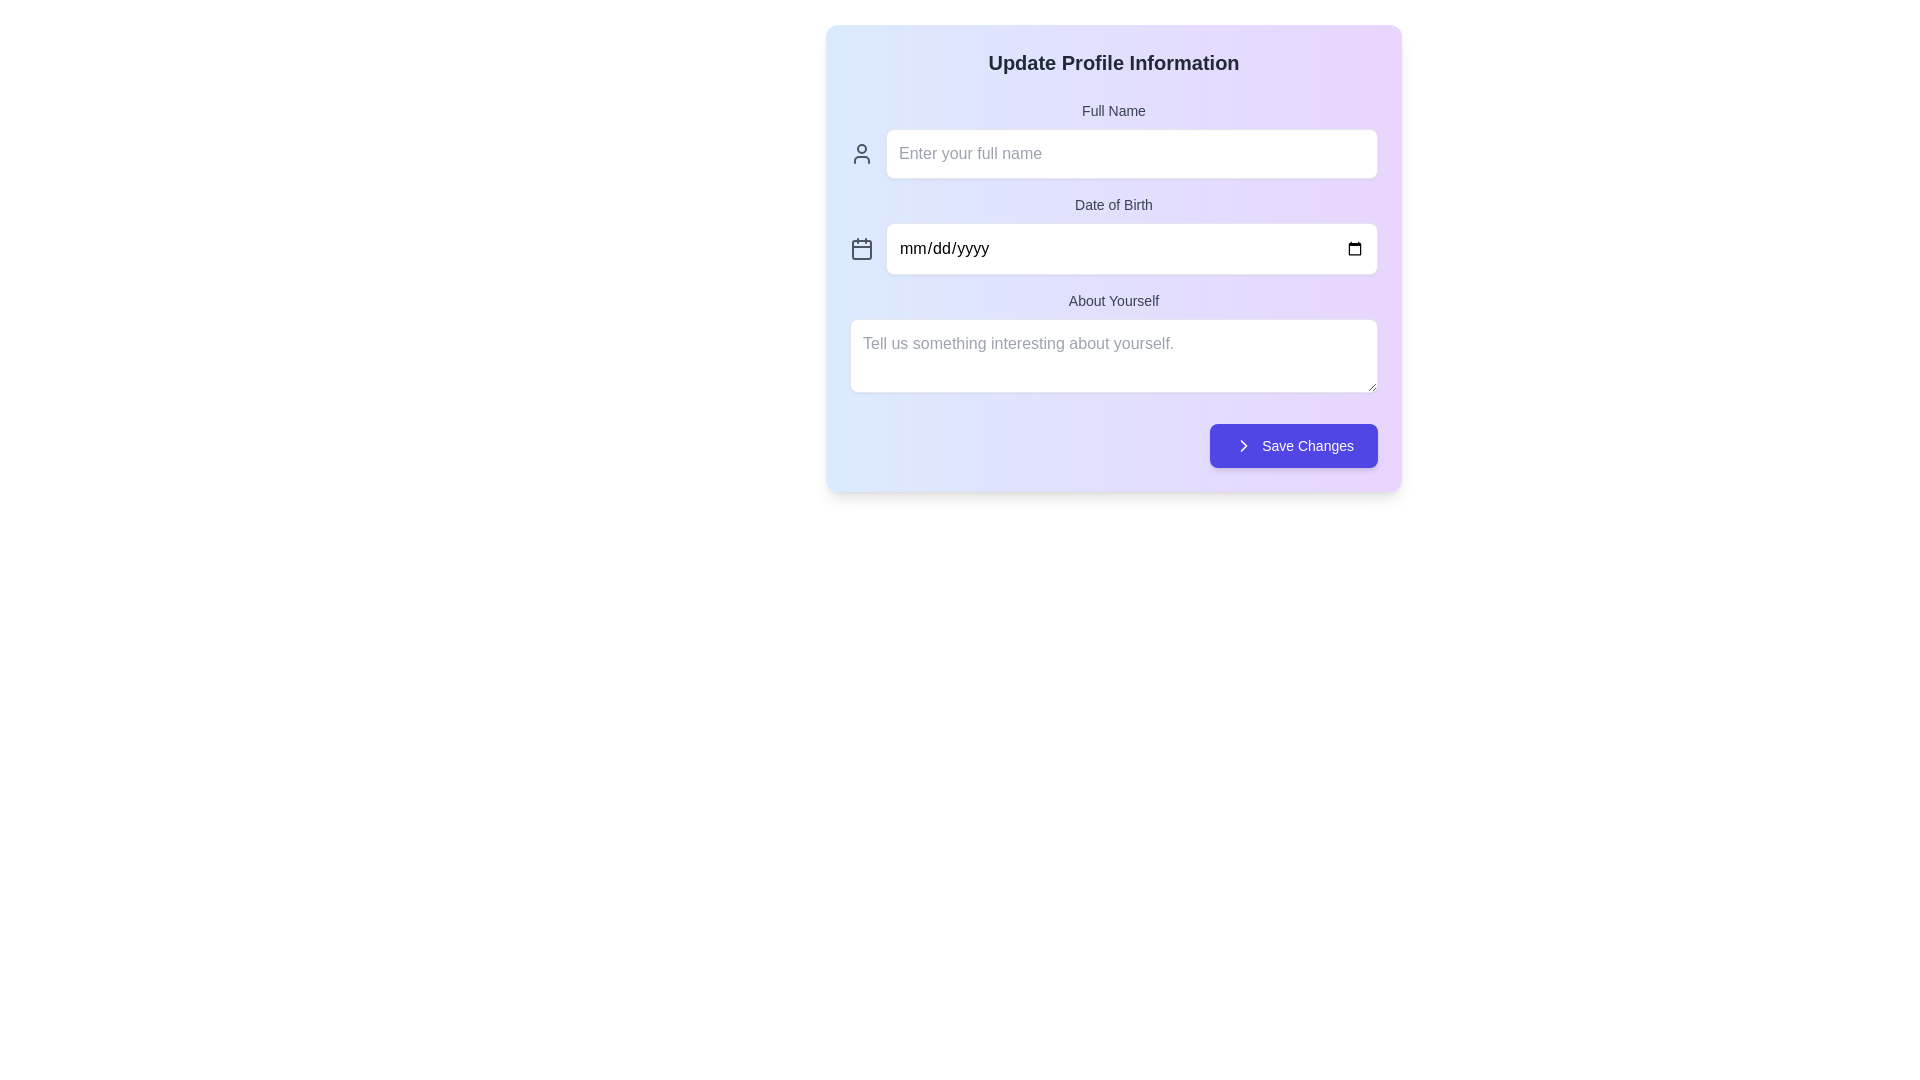 This screenshot has height=1080, width=1920. Describe the element at coordinates (862, 248) in the screenshot. I see `the date picker icon located to the left of the date input field under the 'Date of Birth' label` at that location.